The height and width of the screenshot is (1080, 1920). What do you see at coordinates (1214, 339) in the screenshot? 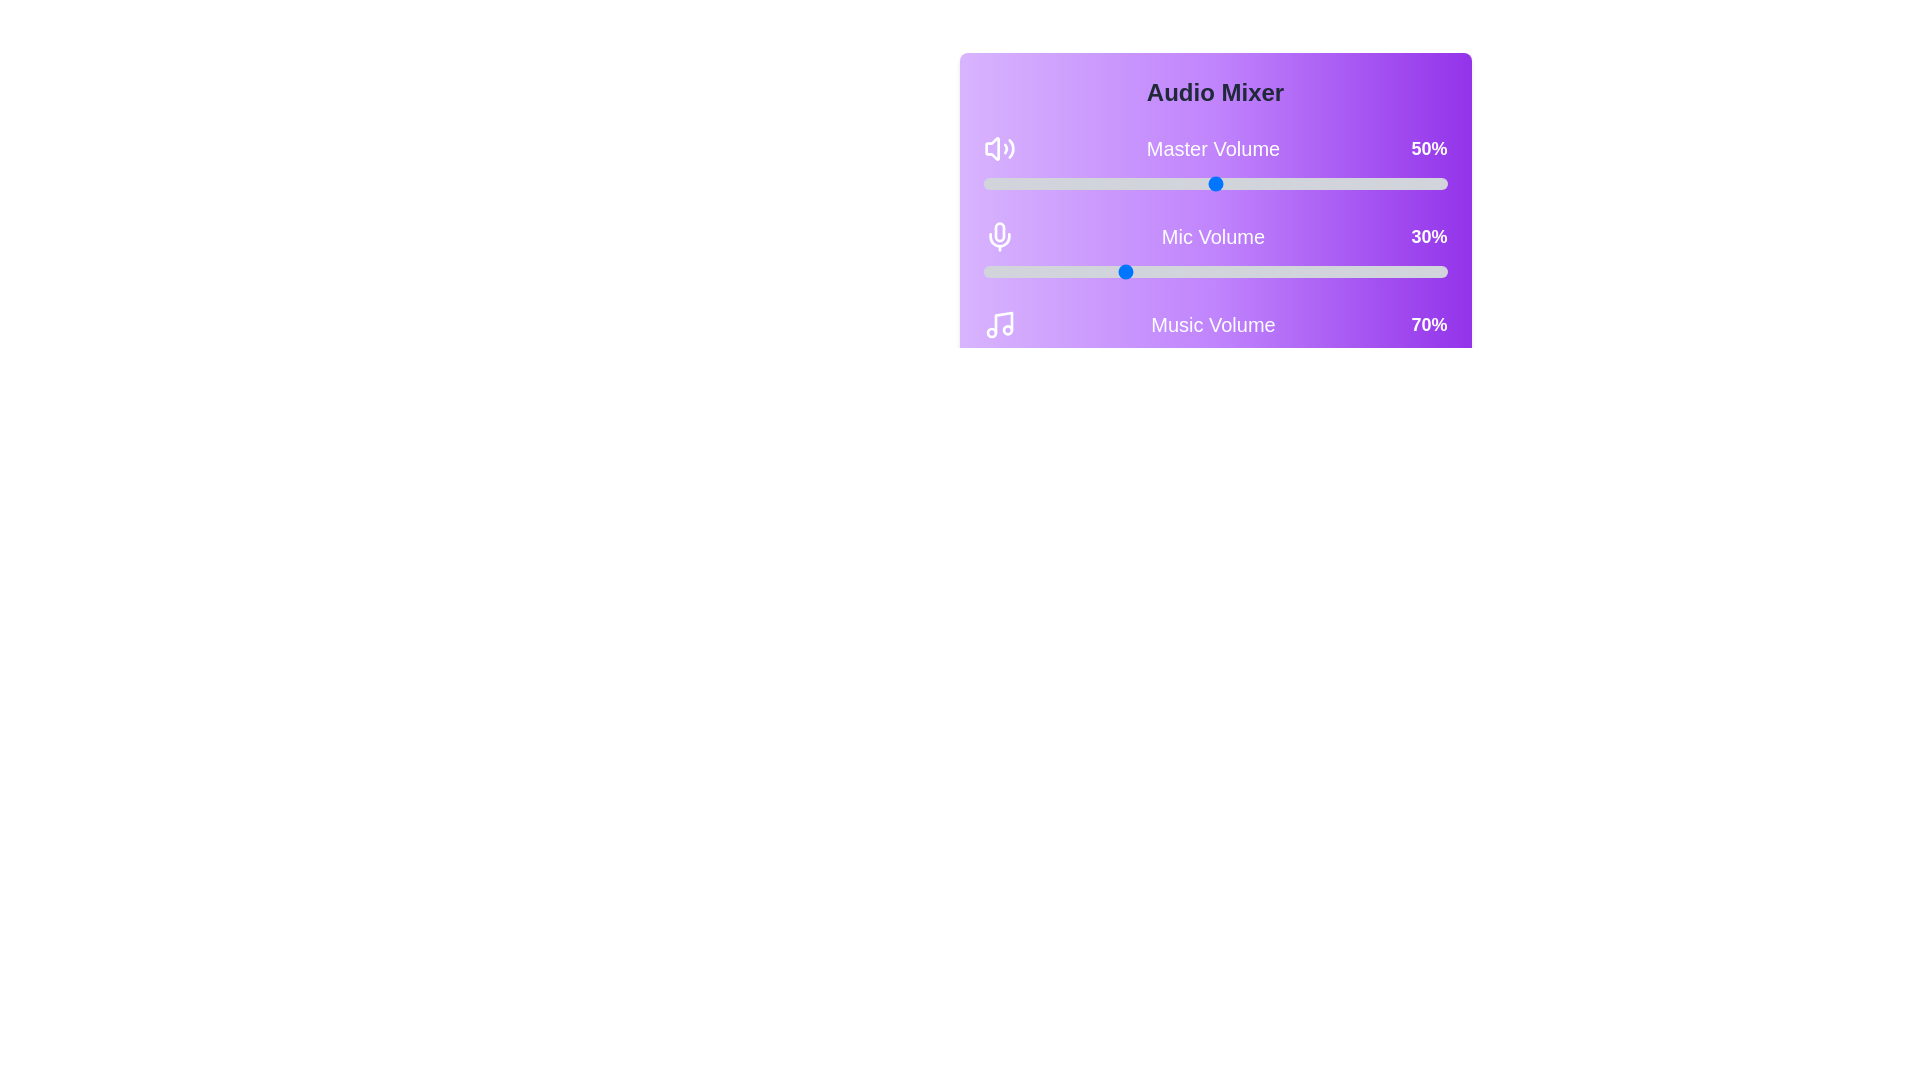
I see `the volume information of the Volume control display section, which shows 'Music Volume' and '70%' over a purple gradient background` at bounding box center [1214, 339].